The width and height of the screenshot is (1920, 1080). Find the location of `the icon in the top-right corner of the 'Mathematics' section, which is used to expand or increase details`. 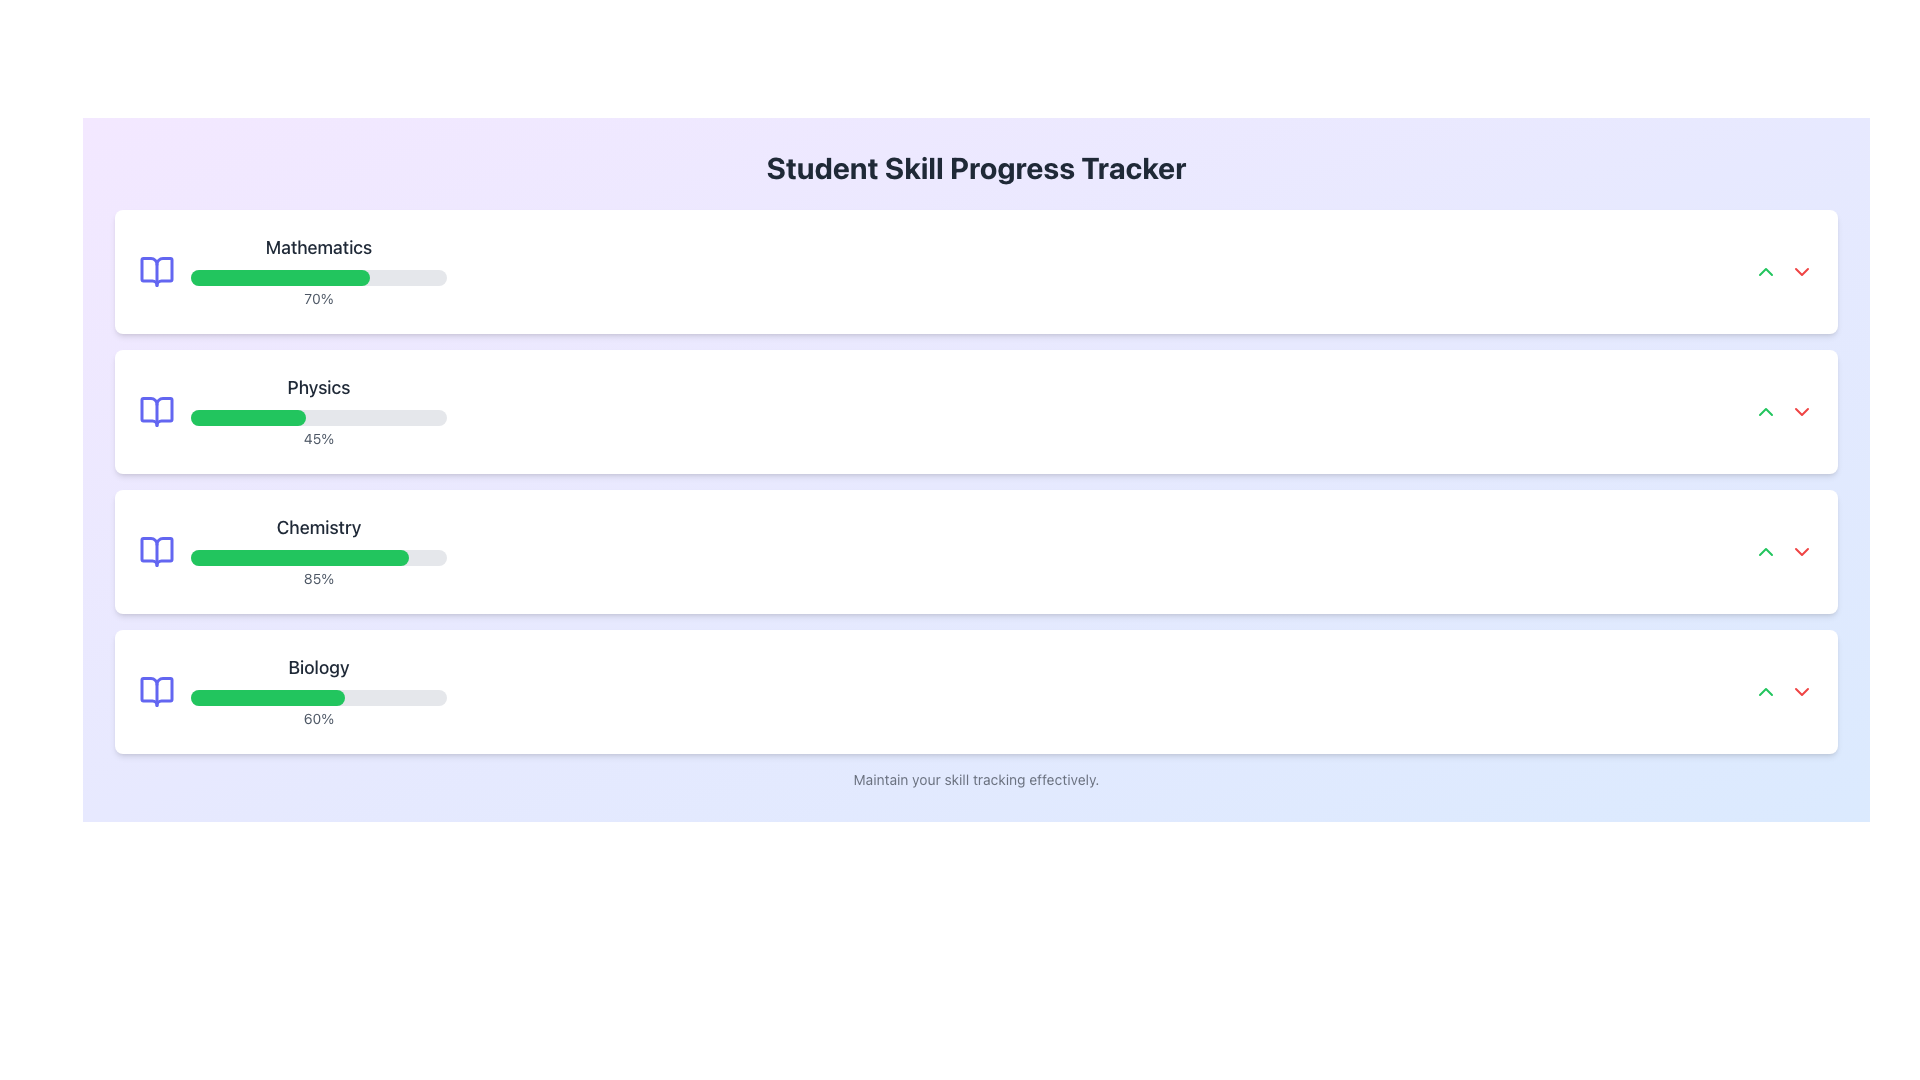

the icon in the top-right corner of the 'Mathematics' section, which is used to expand or increase details is located at coordinates (1766, 272).